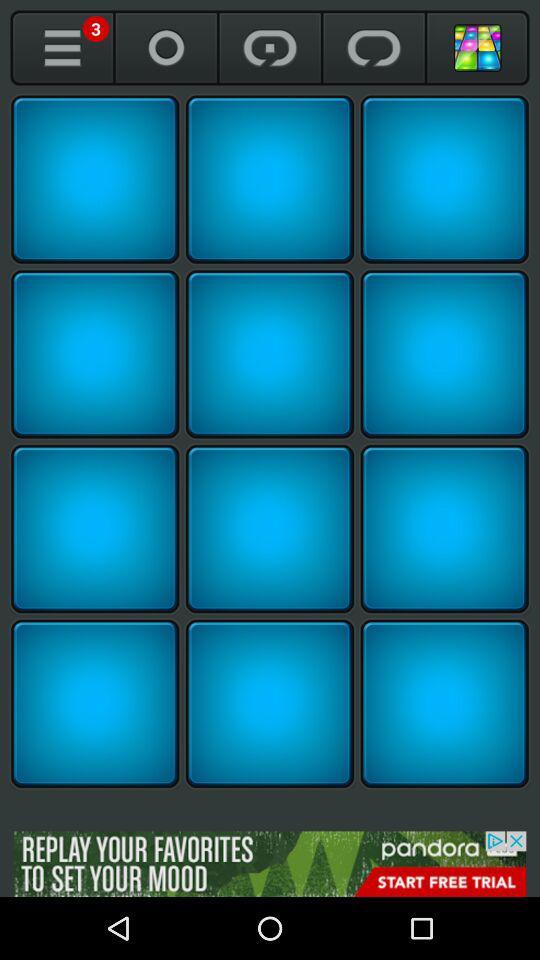  What do you see at coordinates (476, 47) in the screenshot?
I see `a different board` at bounding box center [476, 47].